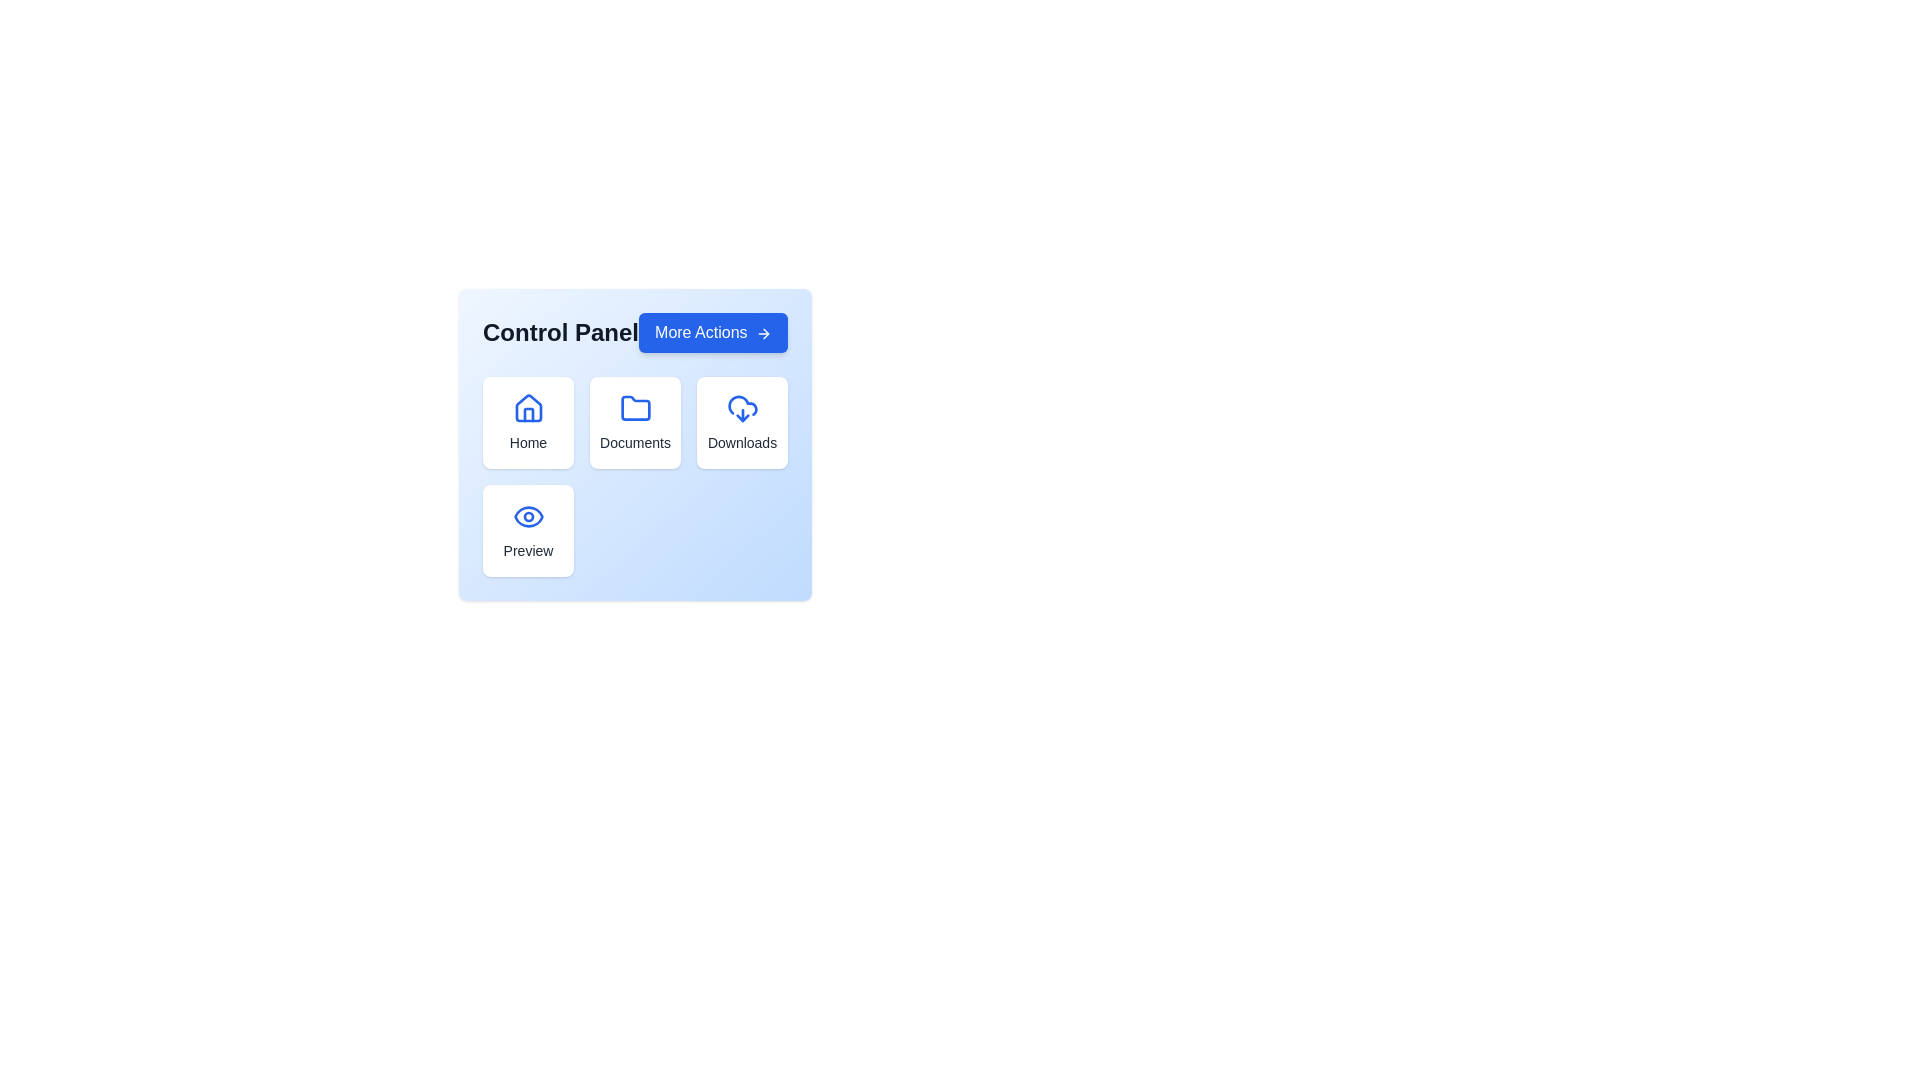 The width and height of the screenshot is (1920, 1080). What do you see at coordinates (528, 530) in the screenshot?
I see `the preview button located in the bottom-left corner of the grid layout` at bounding box center [528, 530].